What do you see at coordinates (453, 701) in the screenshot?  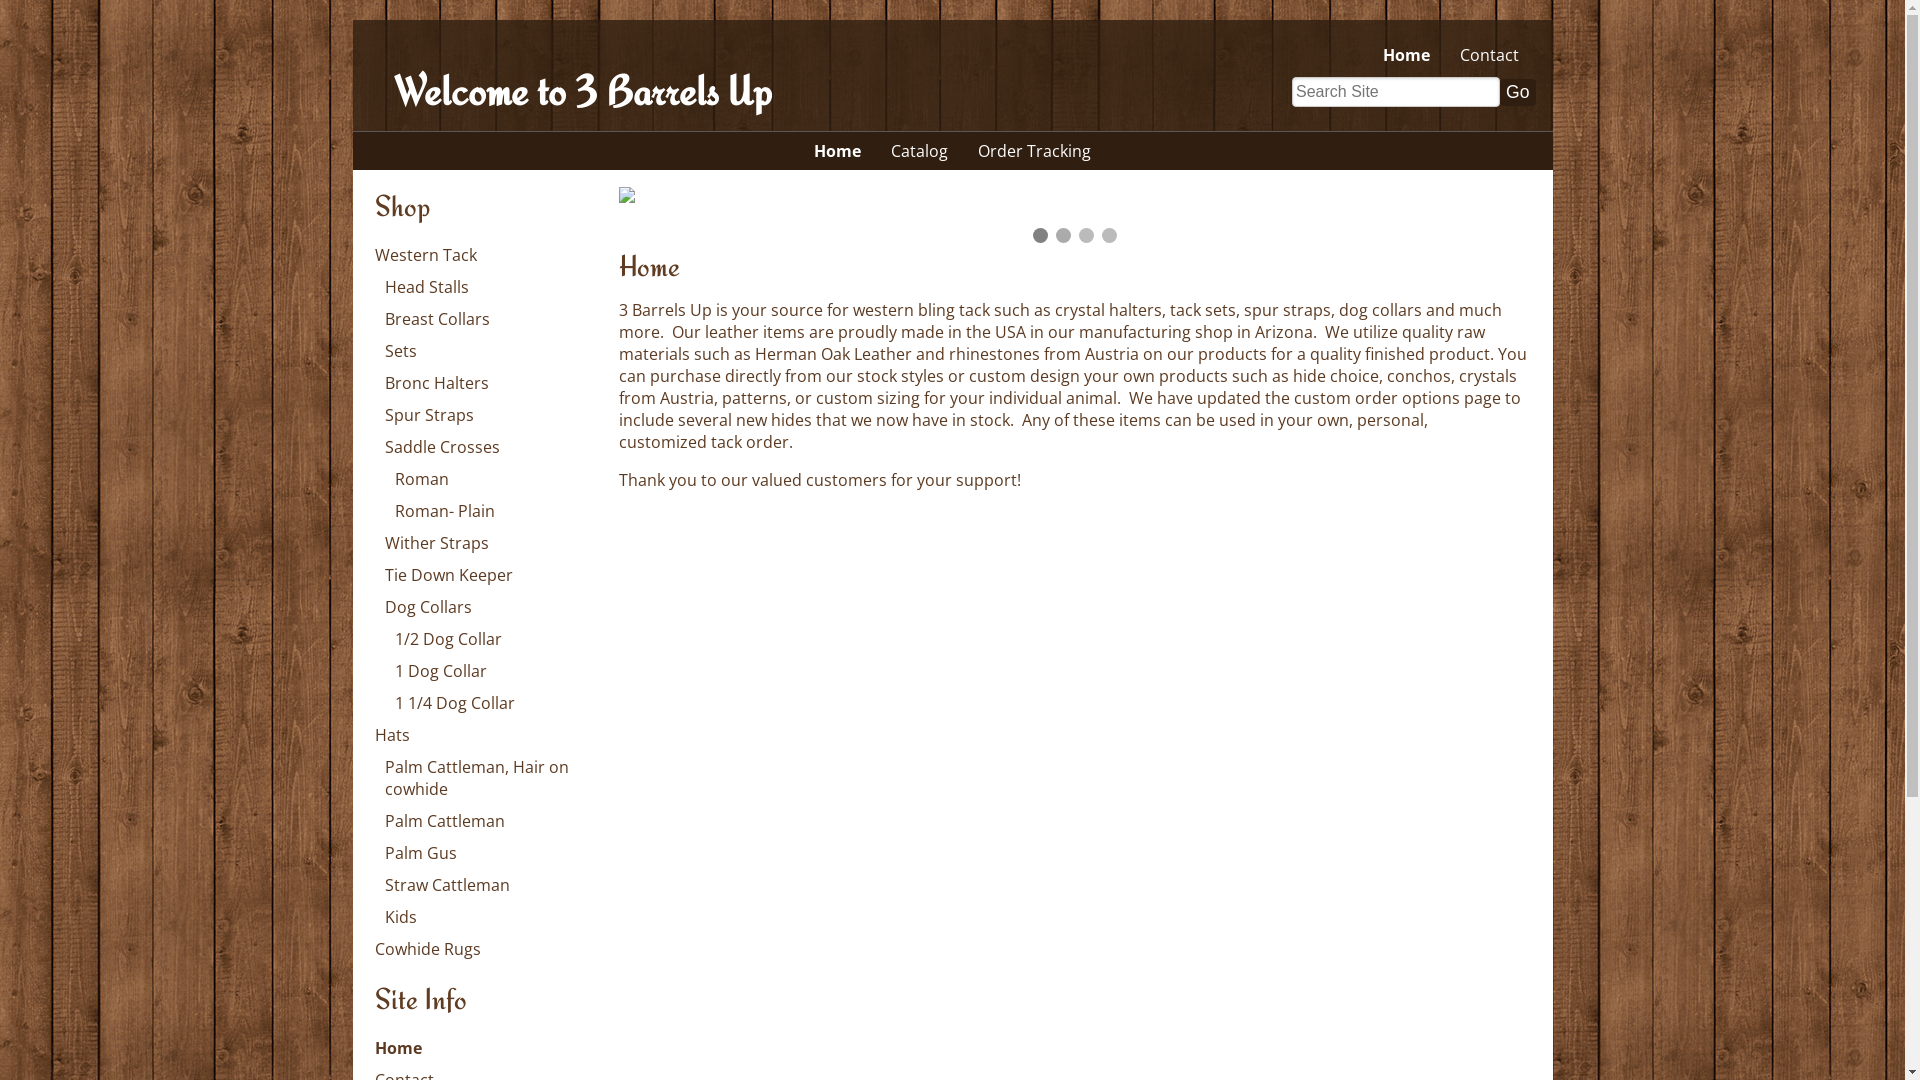 I see `'1 1/4 Dog Collar'` at bounding box center [453, 701].